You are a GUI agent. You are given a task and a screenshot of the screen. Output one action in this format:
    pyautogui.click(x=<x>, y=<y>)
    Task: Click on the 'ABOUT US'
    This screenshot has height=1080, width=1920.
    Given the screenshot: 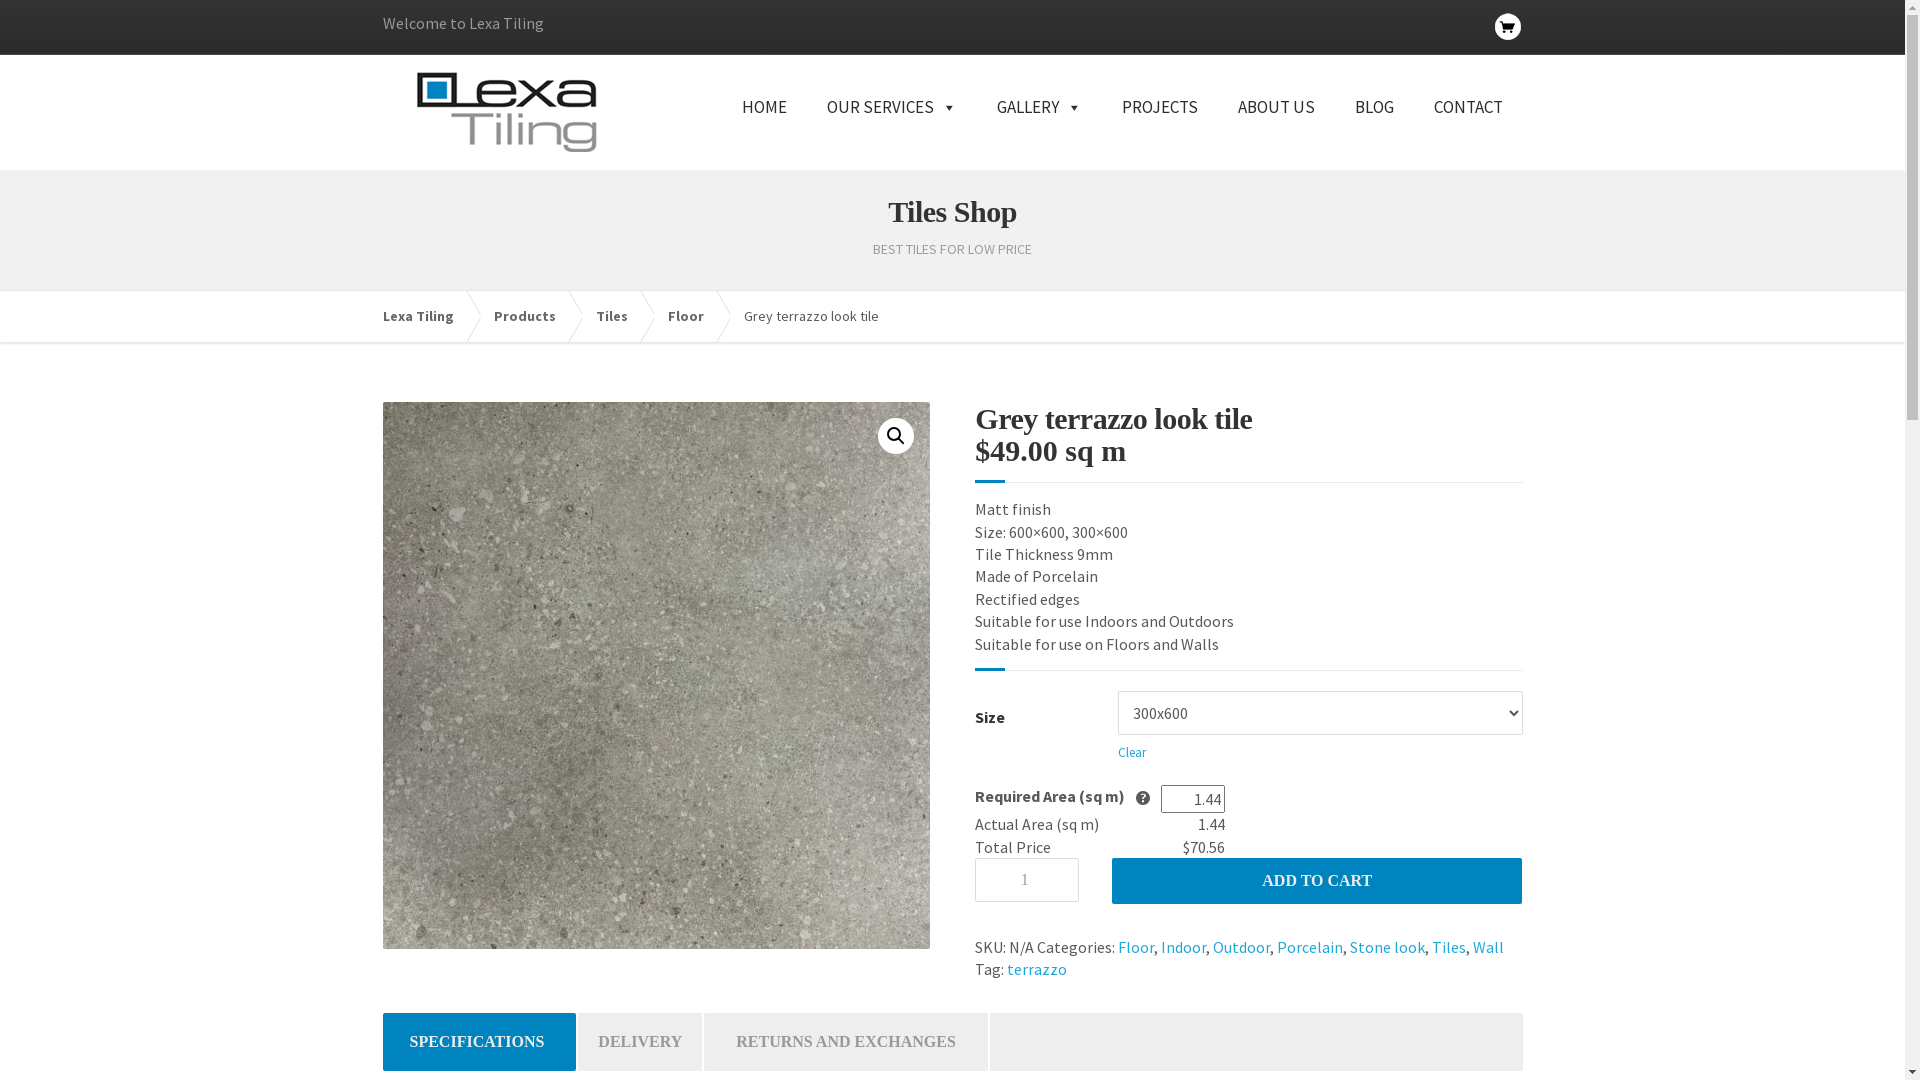 What is the action you would take?
    pyautogui.click(x=1275, y=130)
    